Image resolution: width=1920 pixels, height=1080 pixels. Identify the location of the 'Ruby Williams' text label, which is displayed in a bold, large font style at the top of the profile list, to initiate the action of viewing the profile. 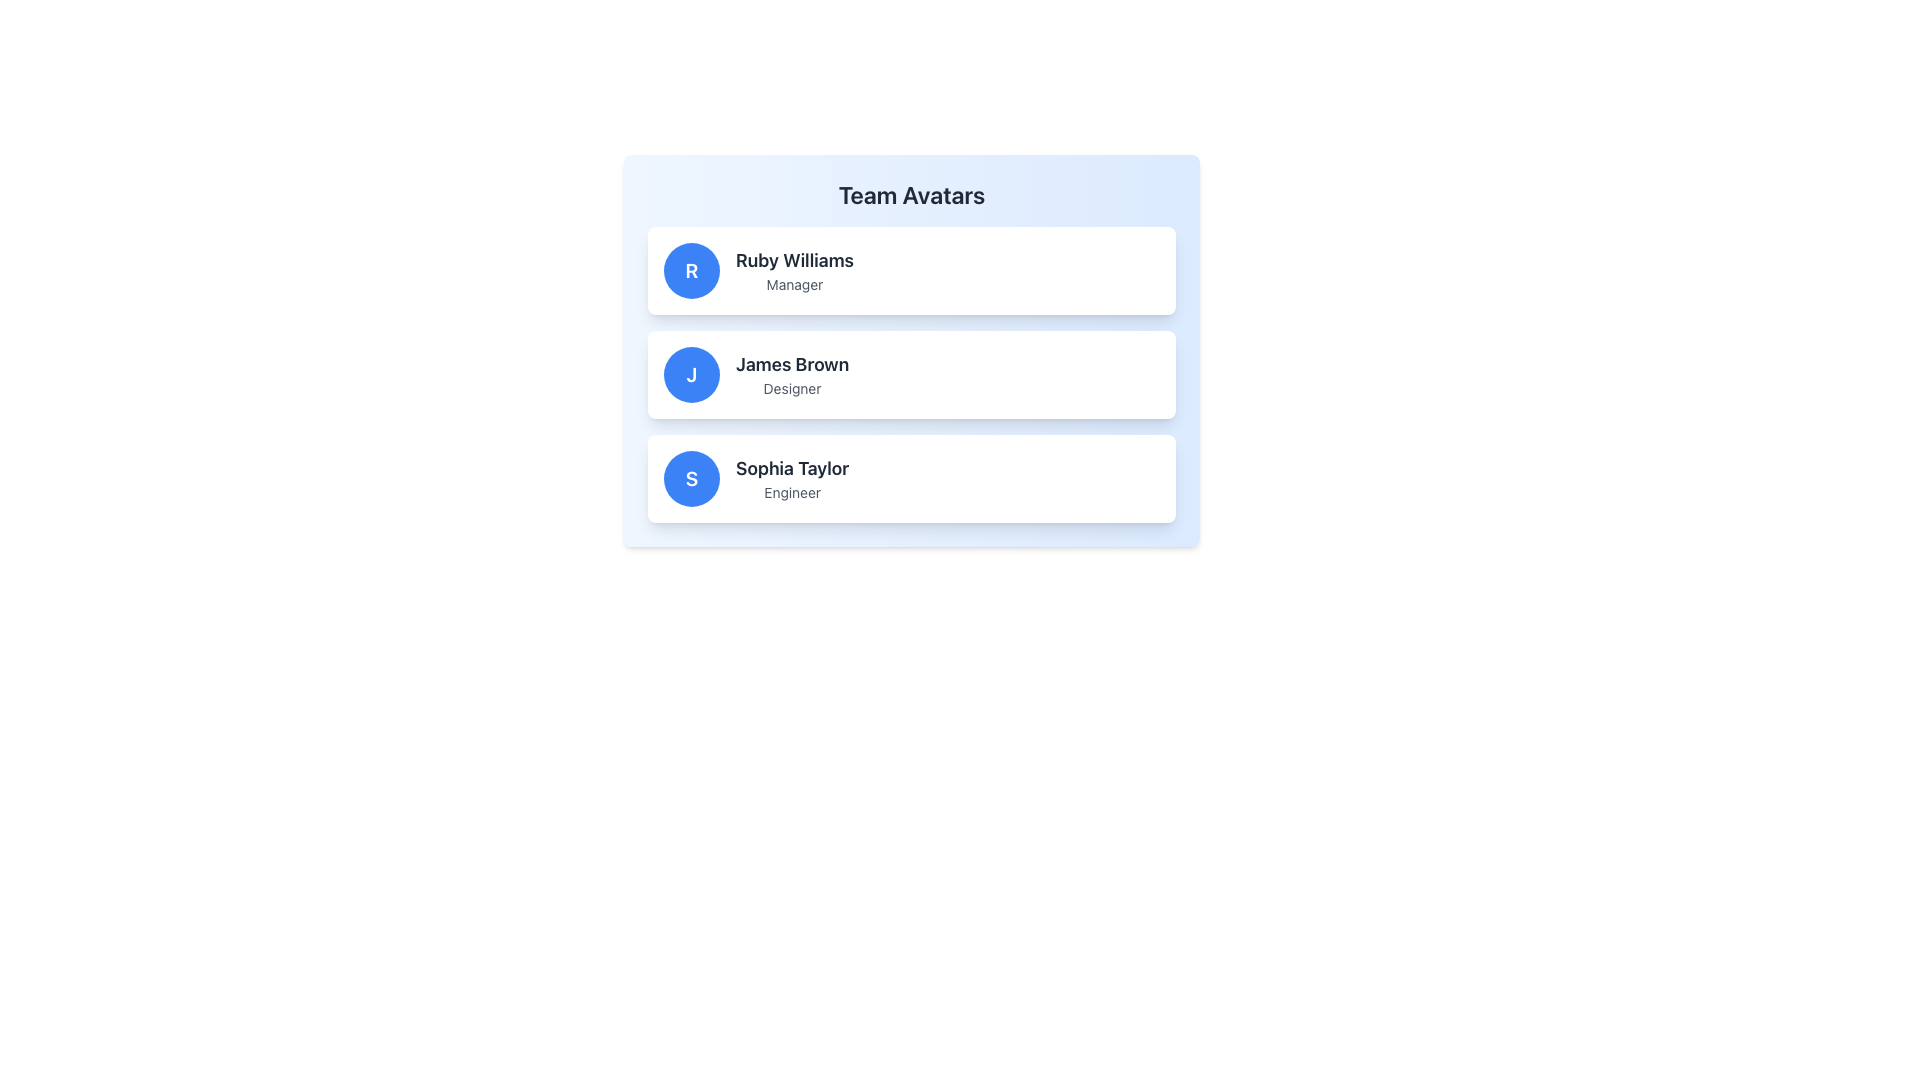
(794, 260).